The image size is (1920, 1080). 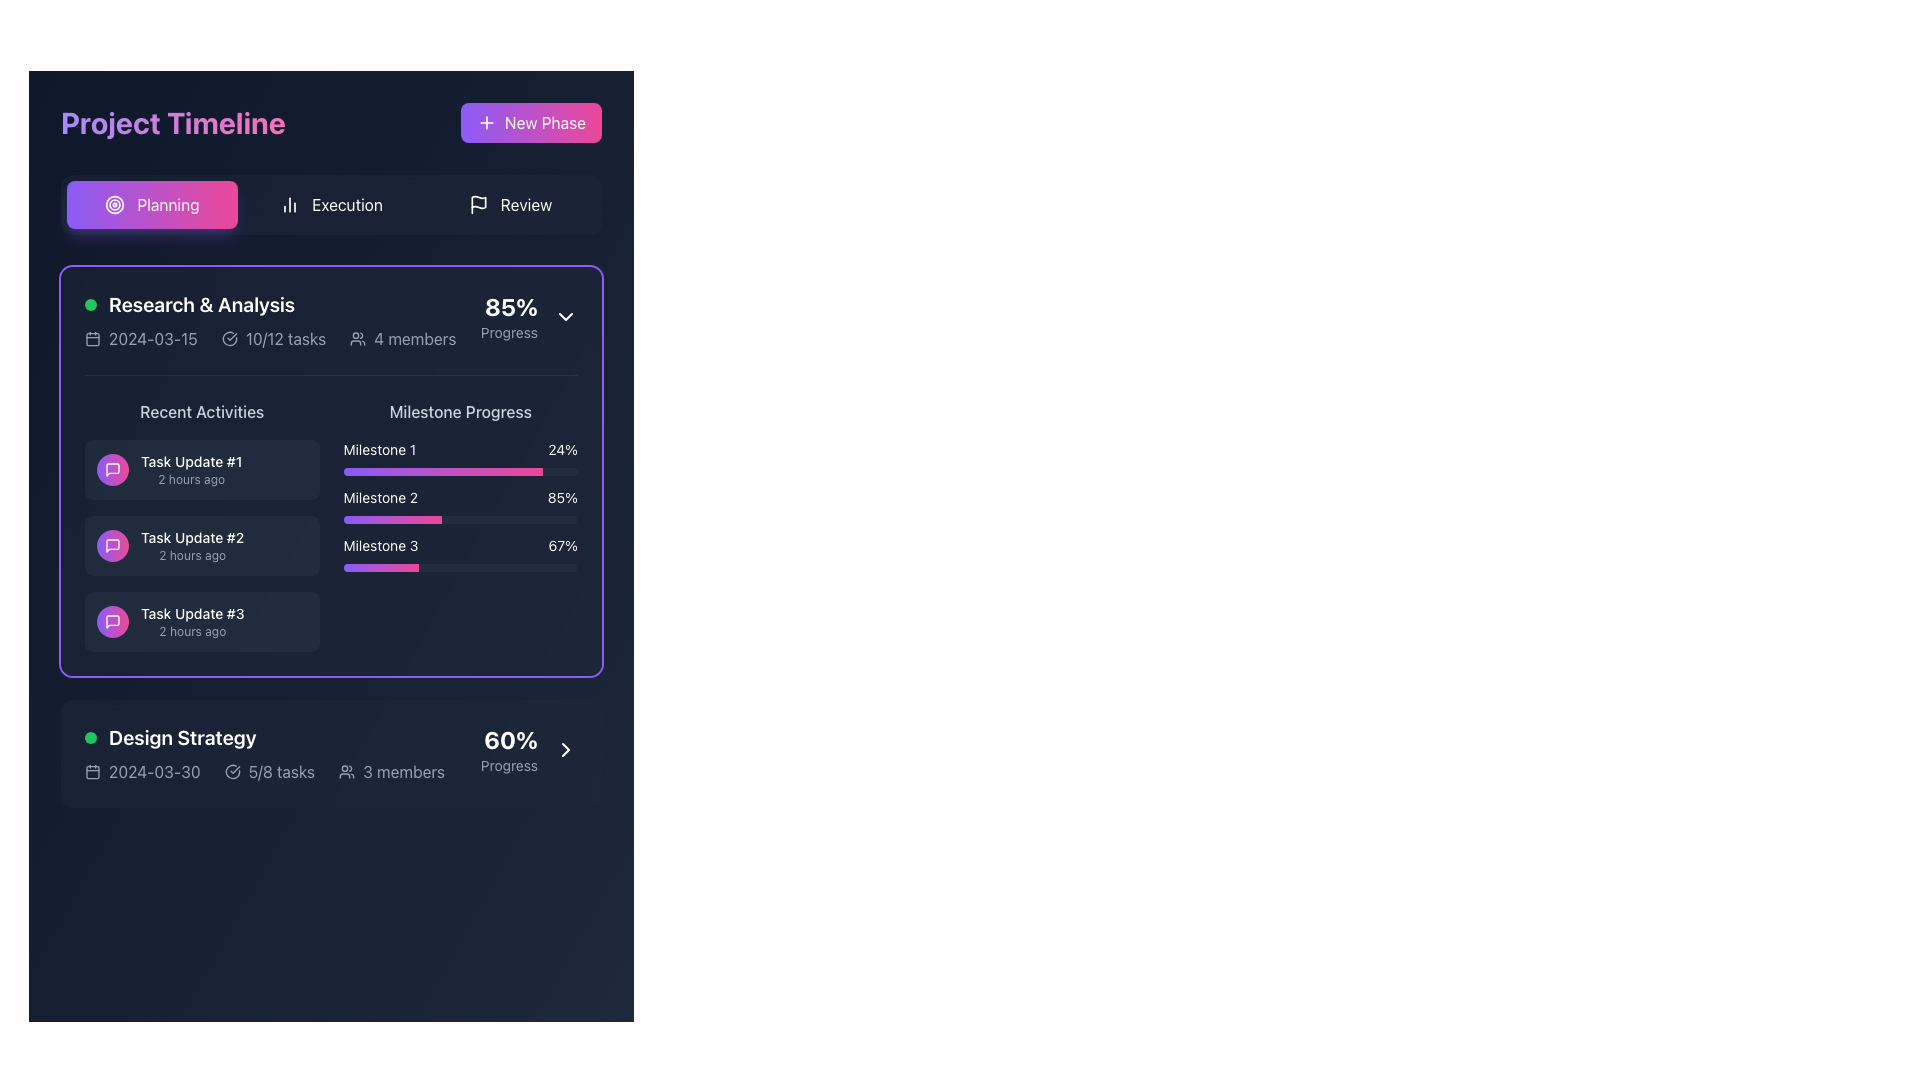 What do you see at coordinates (90, 304) in the screenshot?
I see `the small circular green indicator located to the left of the 'Research & Analysis' label` at bounding box center [90, 304].